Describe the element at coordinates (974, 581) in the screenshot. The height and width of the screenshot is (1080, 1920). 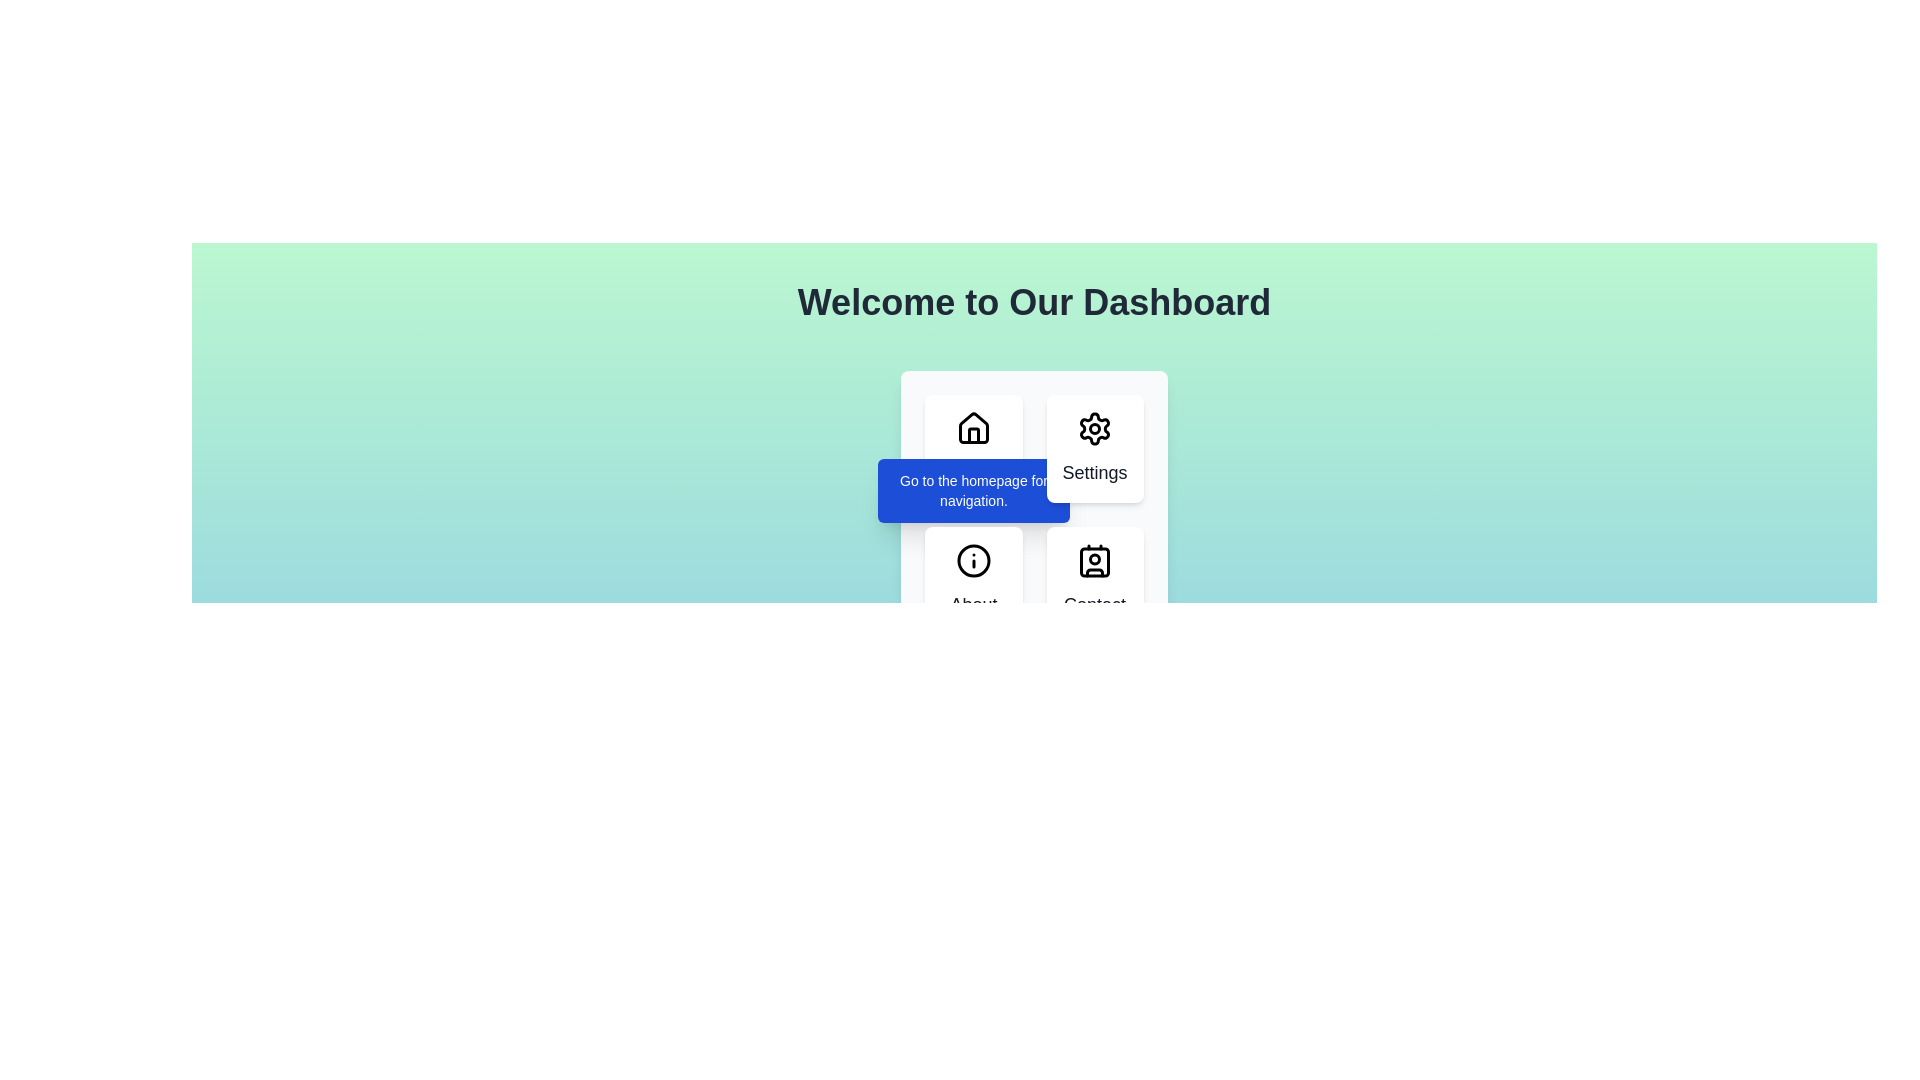
I see `the Card or Tile located in the lower-left quadrant of the dashboard` at that location.